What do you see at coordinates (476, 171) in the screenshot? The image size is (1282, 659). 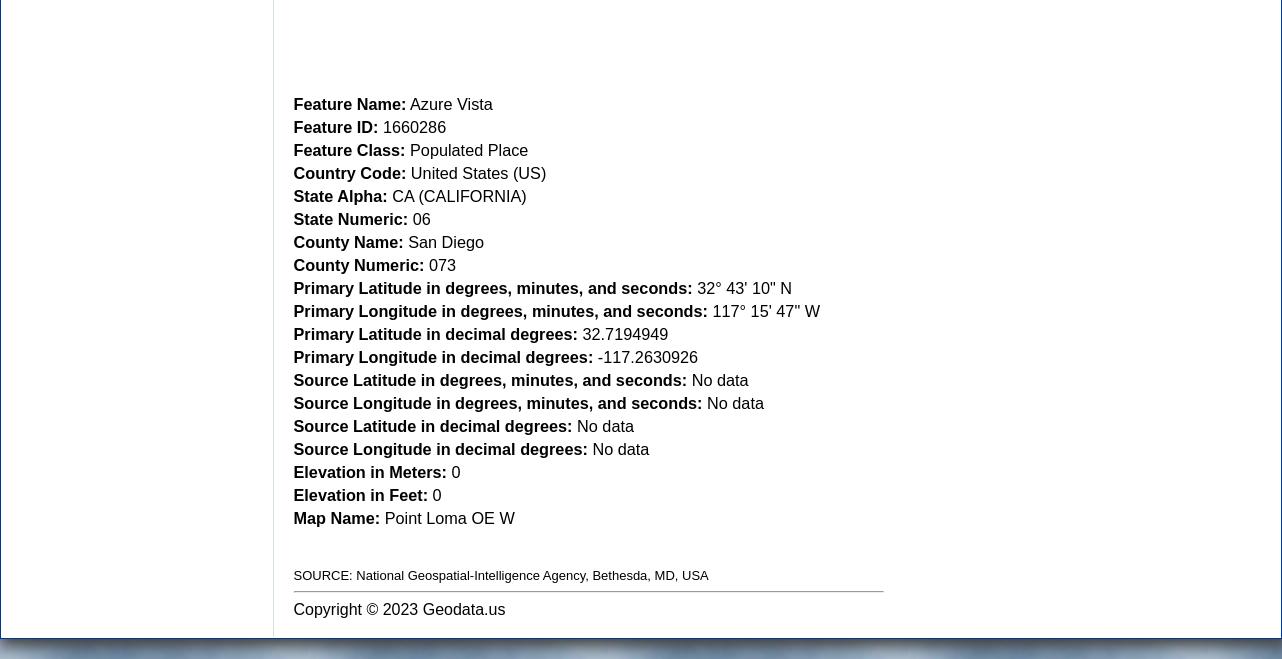 I see `'United States (US)'` at bounding box center [476, 171].